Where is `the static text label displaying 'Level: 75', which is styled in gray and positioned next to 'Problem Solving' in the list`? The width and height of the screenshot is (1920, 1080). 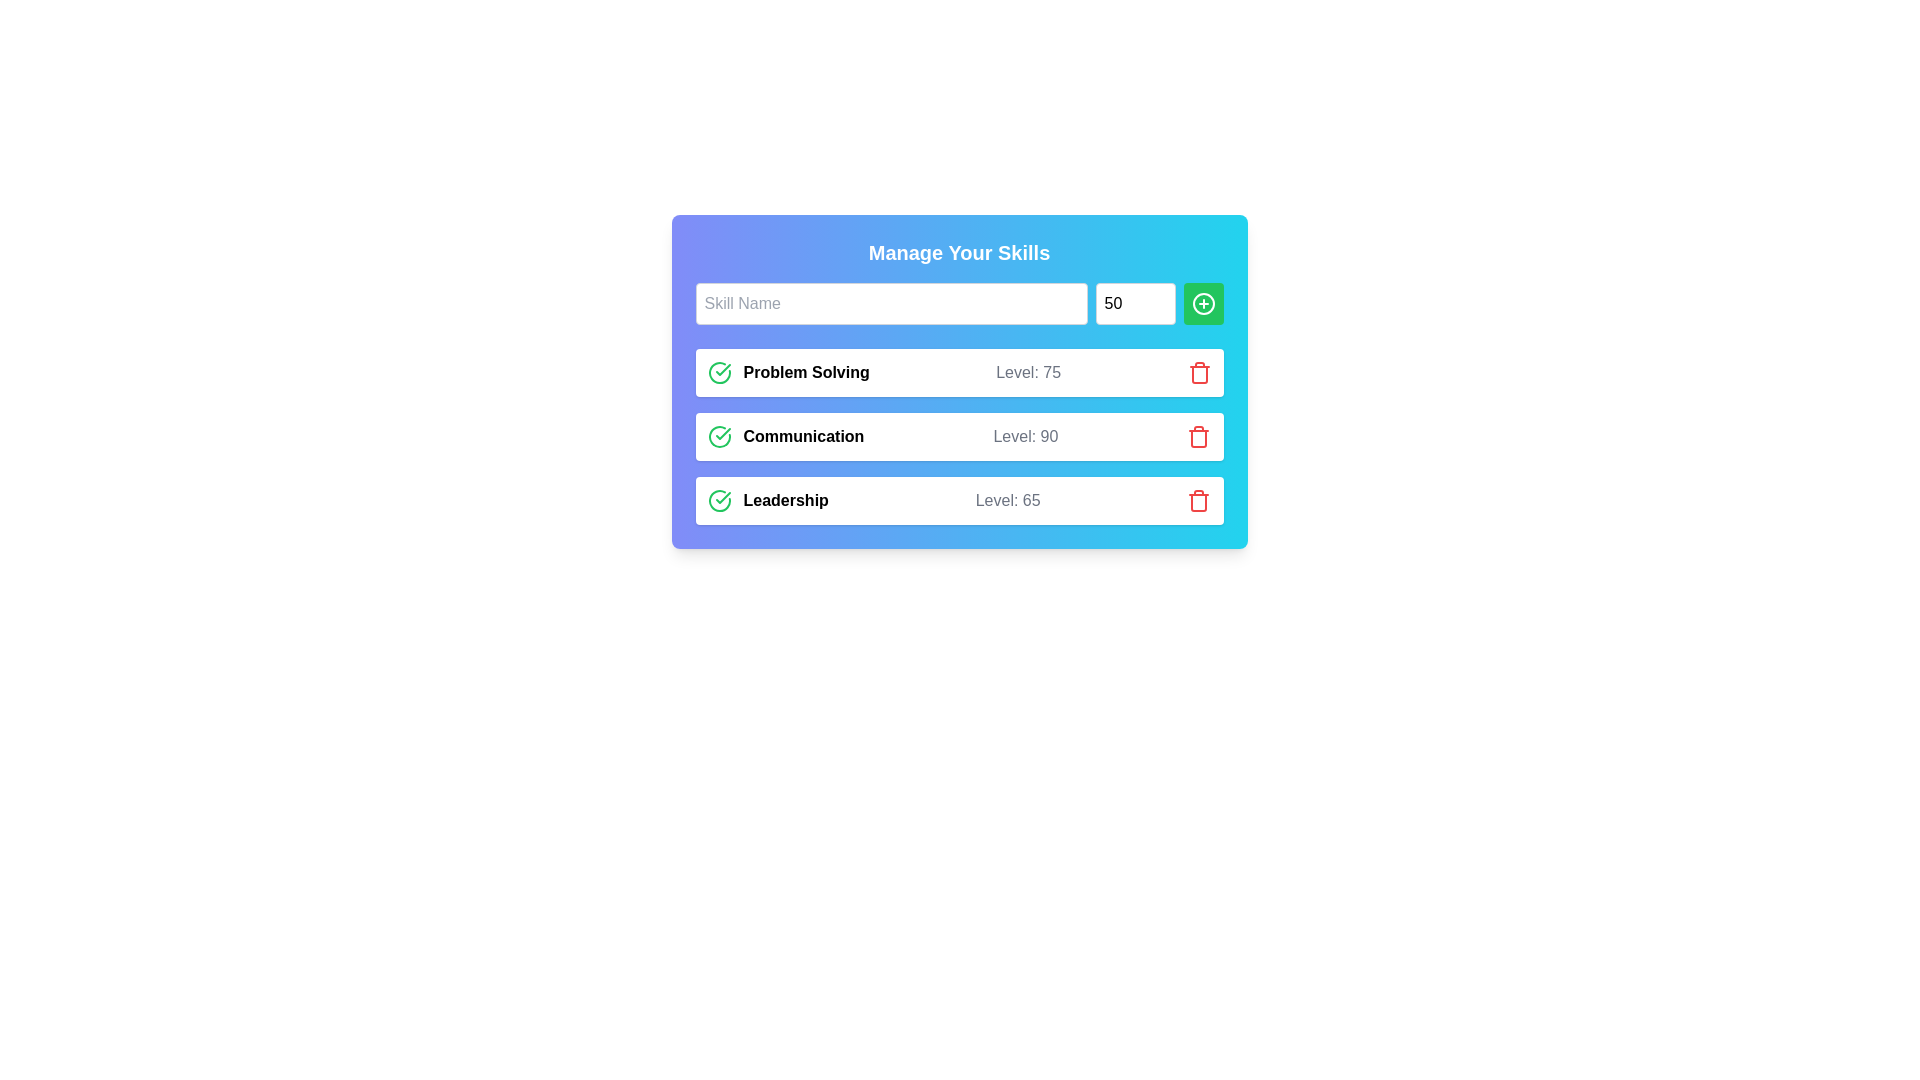 the static text label displaying 'Level: 75', which is styled in gray and positioned next to 'Problem Solving' in the list is located at coordinates (1028, 373).